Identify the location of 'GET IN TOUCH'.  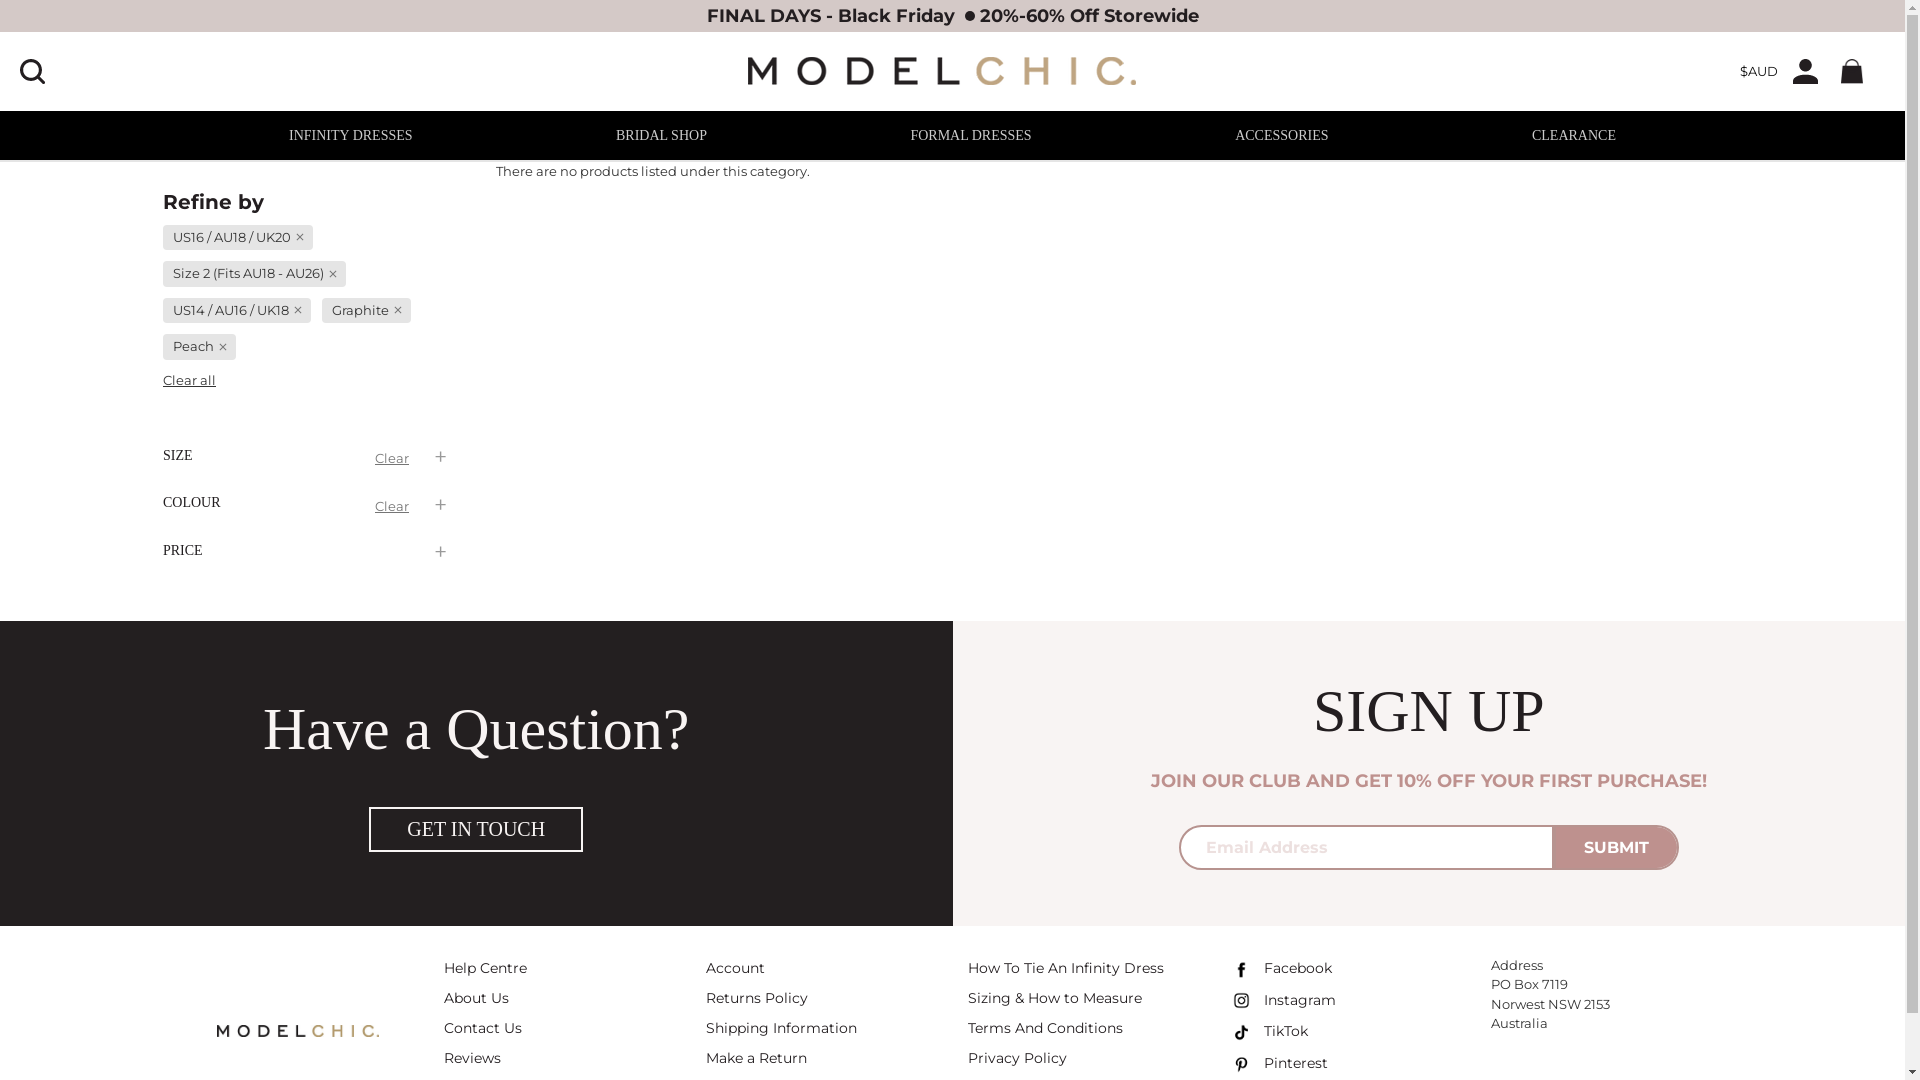
(474, 829).